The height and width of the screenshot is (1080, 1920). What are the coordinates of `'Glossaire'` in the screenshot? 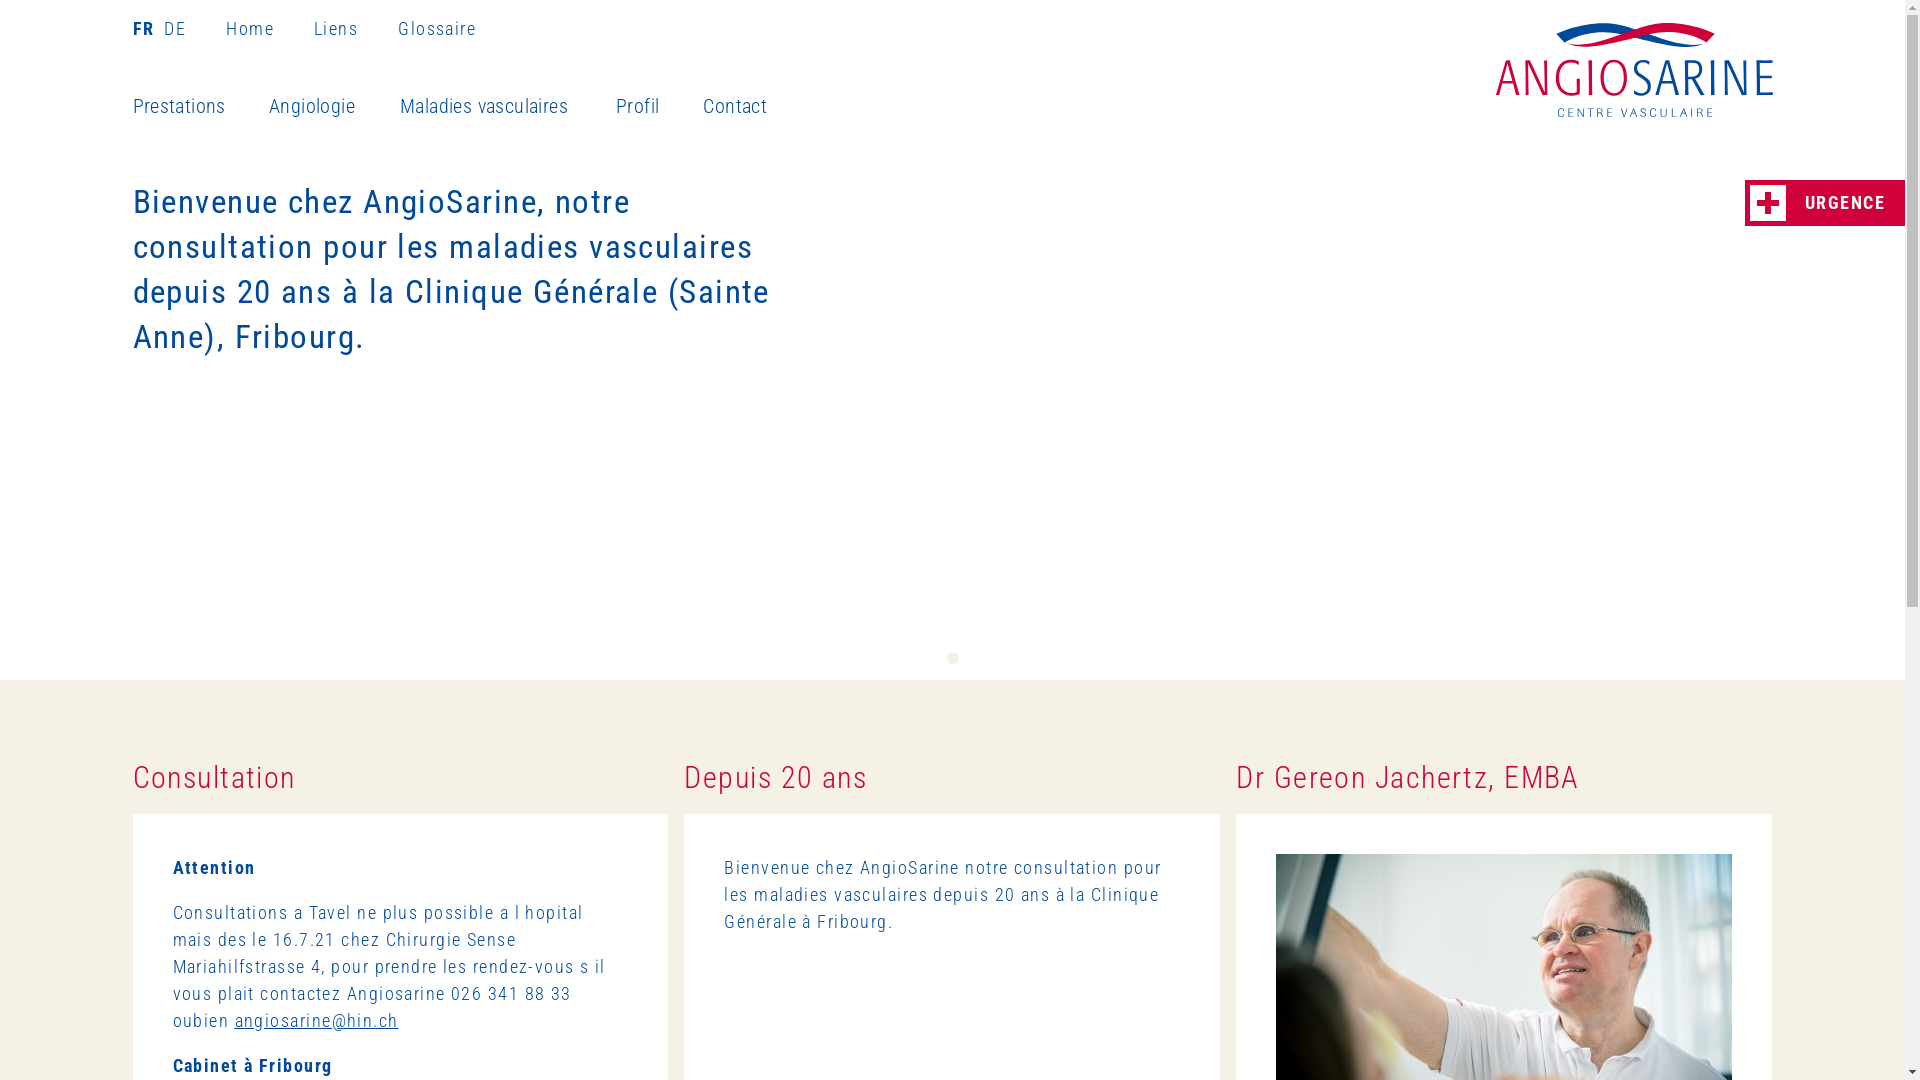 It's located at (435, 28).